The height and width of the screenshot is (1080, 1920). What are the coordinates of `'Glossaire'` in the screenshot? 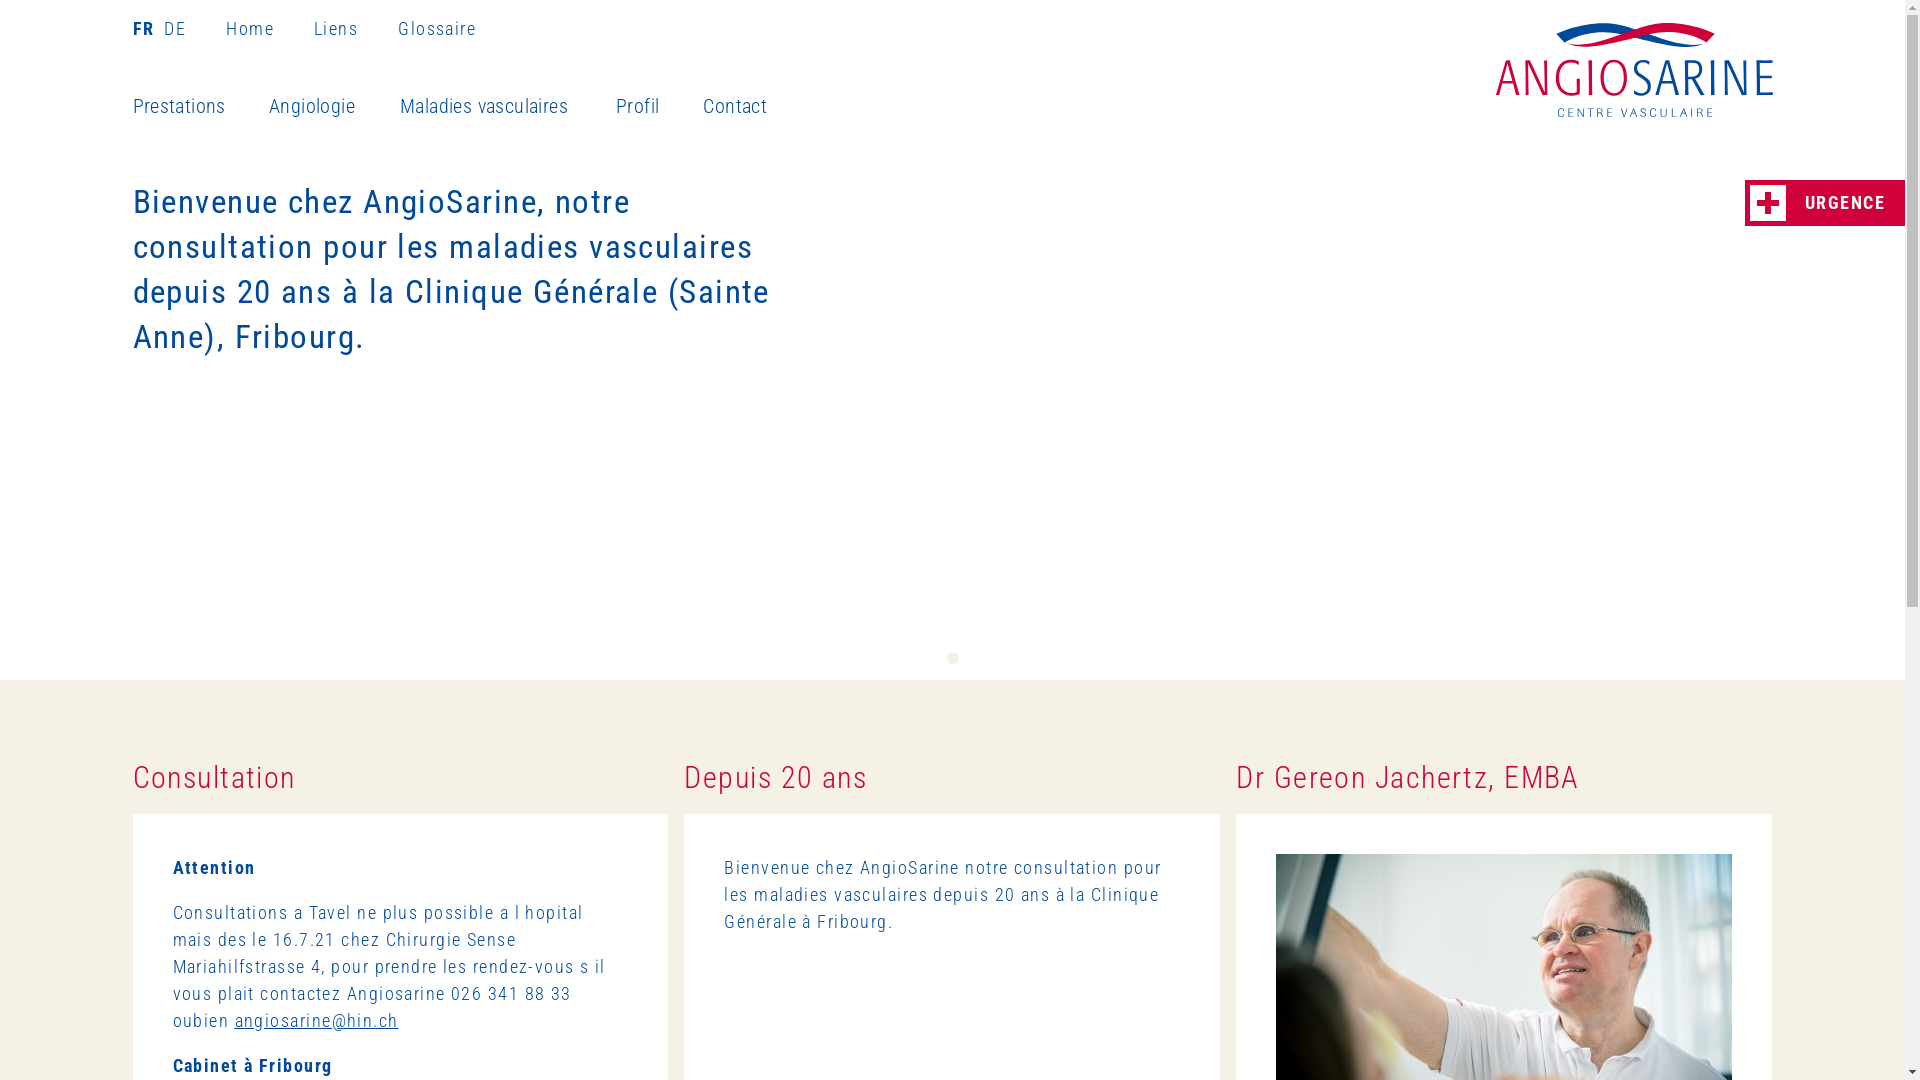 It's located at (435, 28).